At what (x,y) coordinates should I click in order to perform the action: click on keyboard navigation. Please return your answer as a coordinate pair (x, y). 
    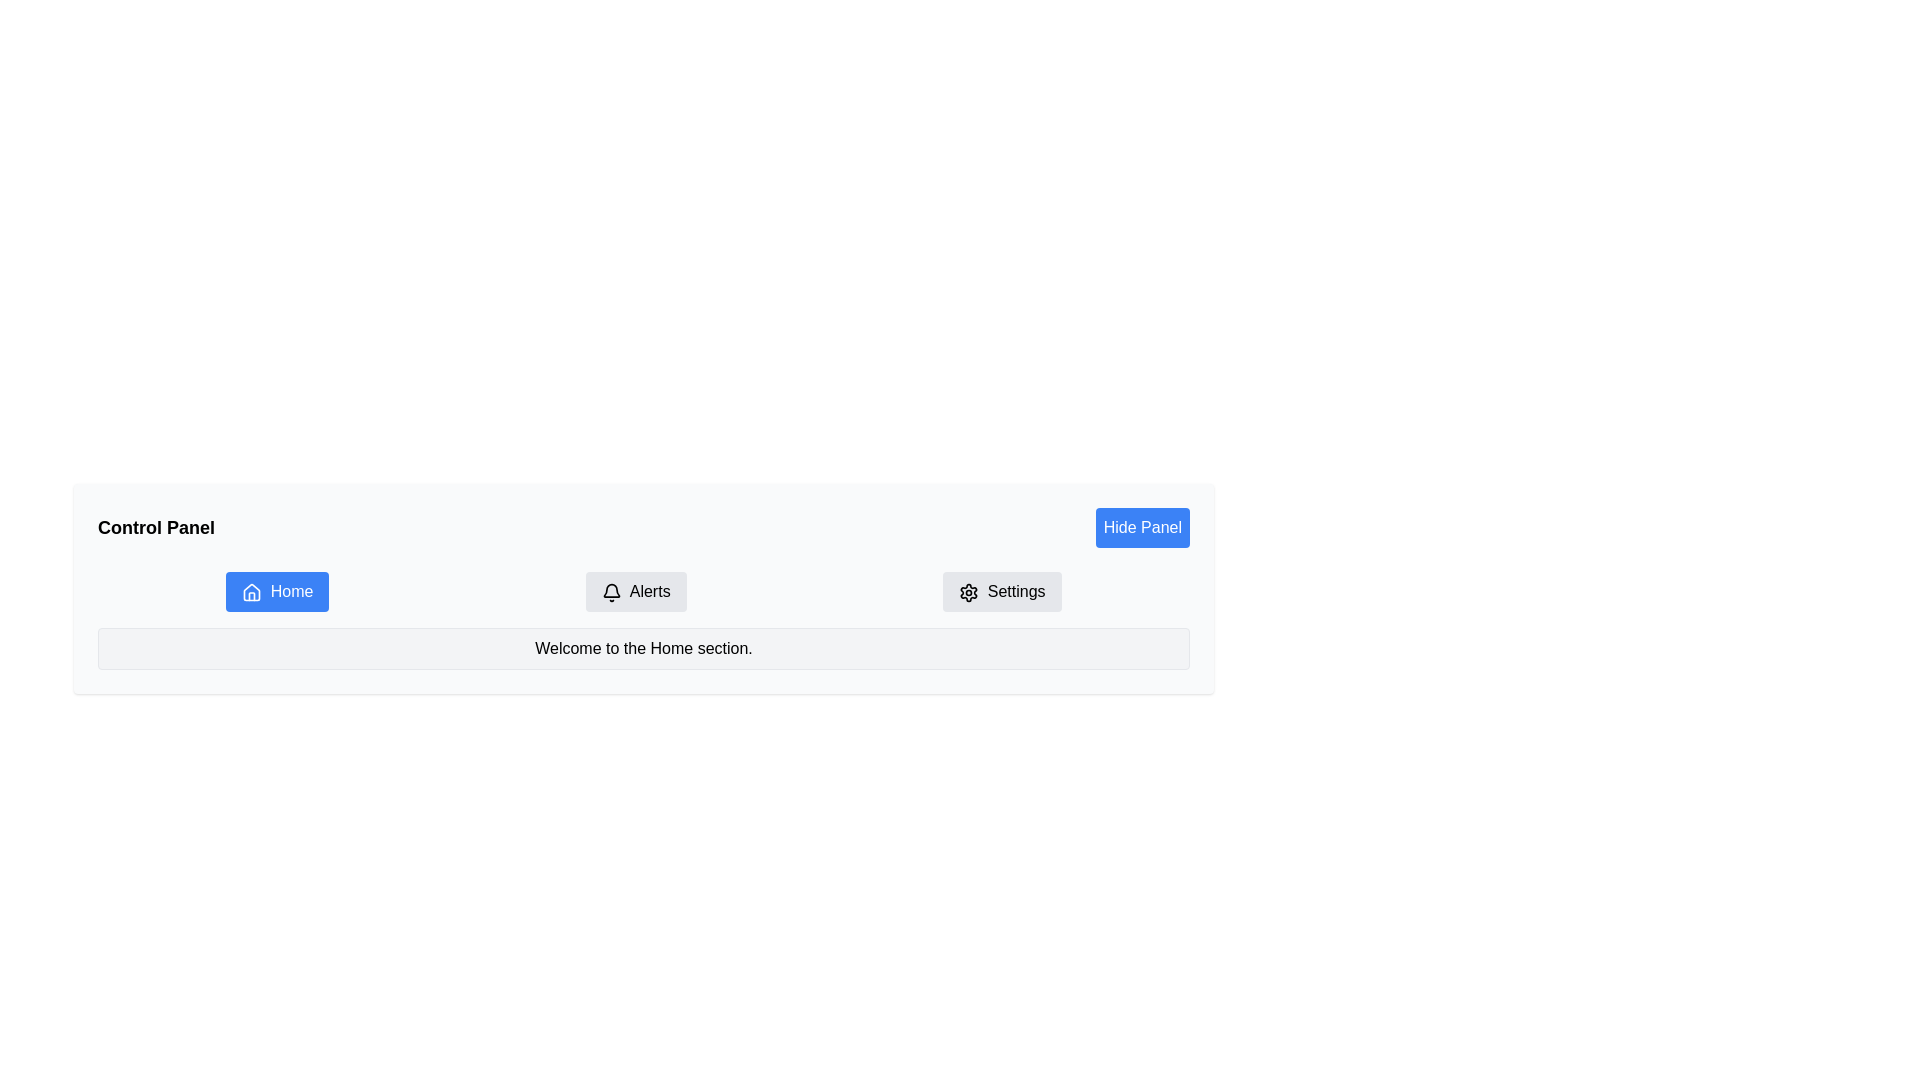
    Looking at the image, I should click on (969, 591).